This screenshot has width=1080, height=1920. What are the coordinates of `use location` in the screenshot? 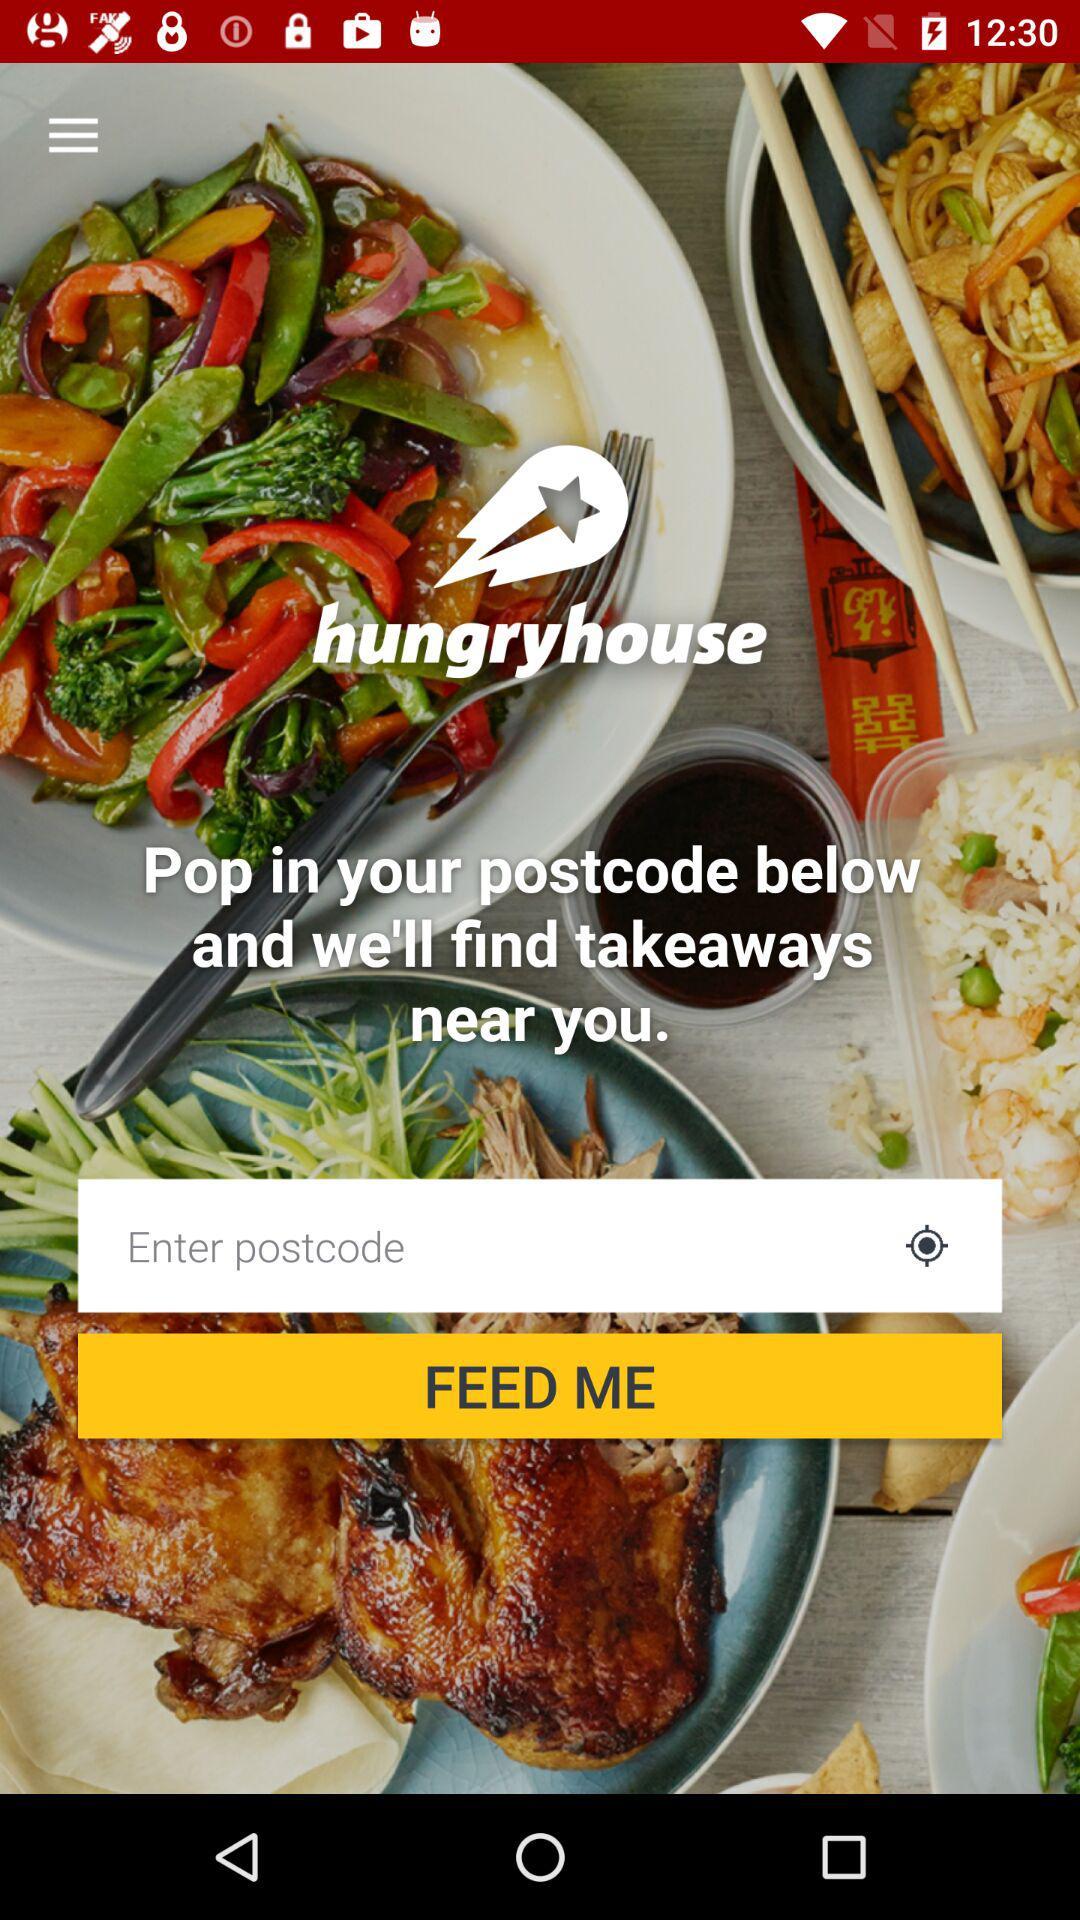 It's located at (926, 1244).